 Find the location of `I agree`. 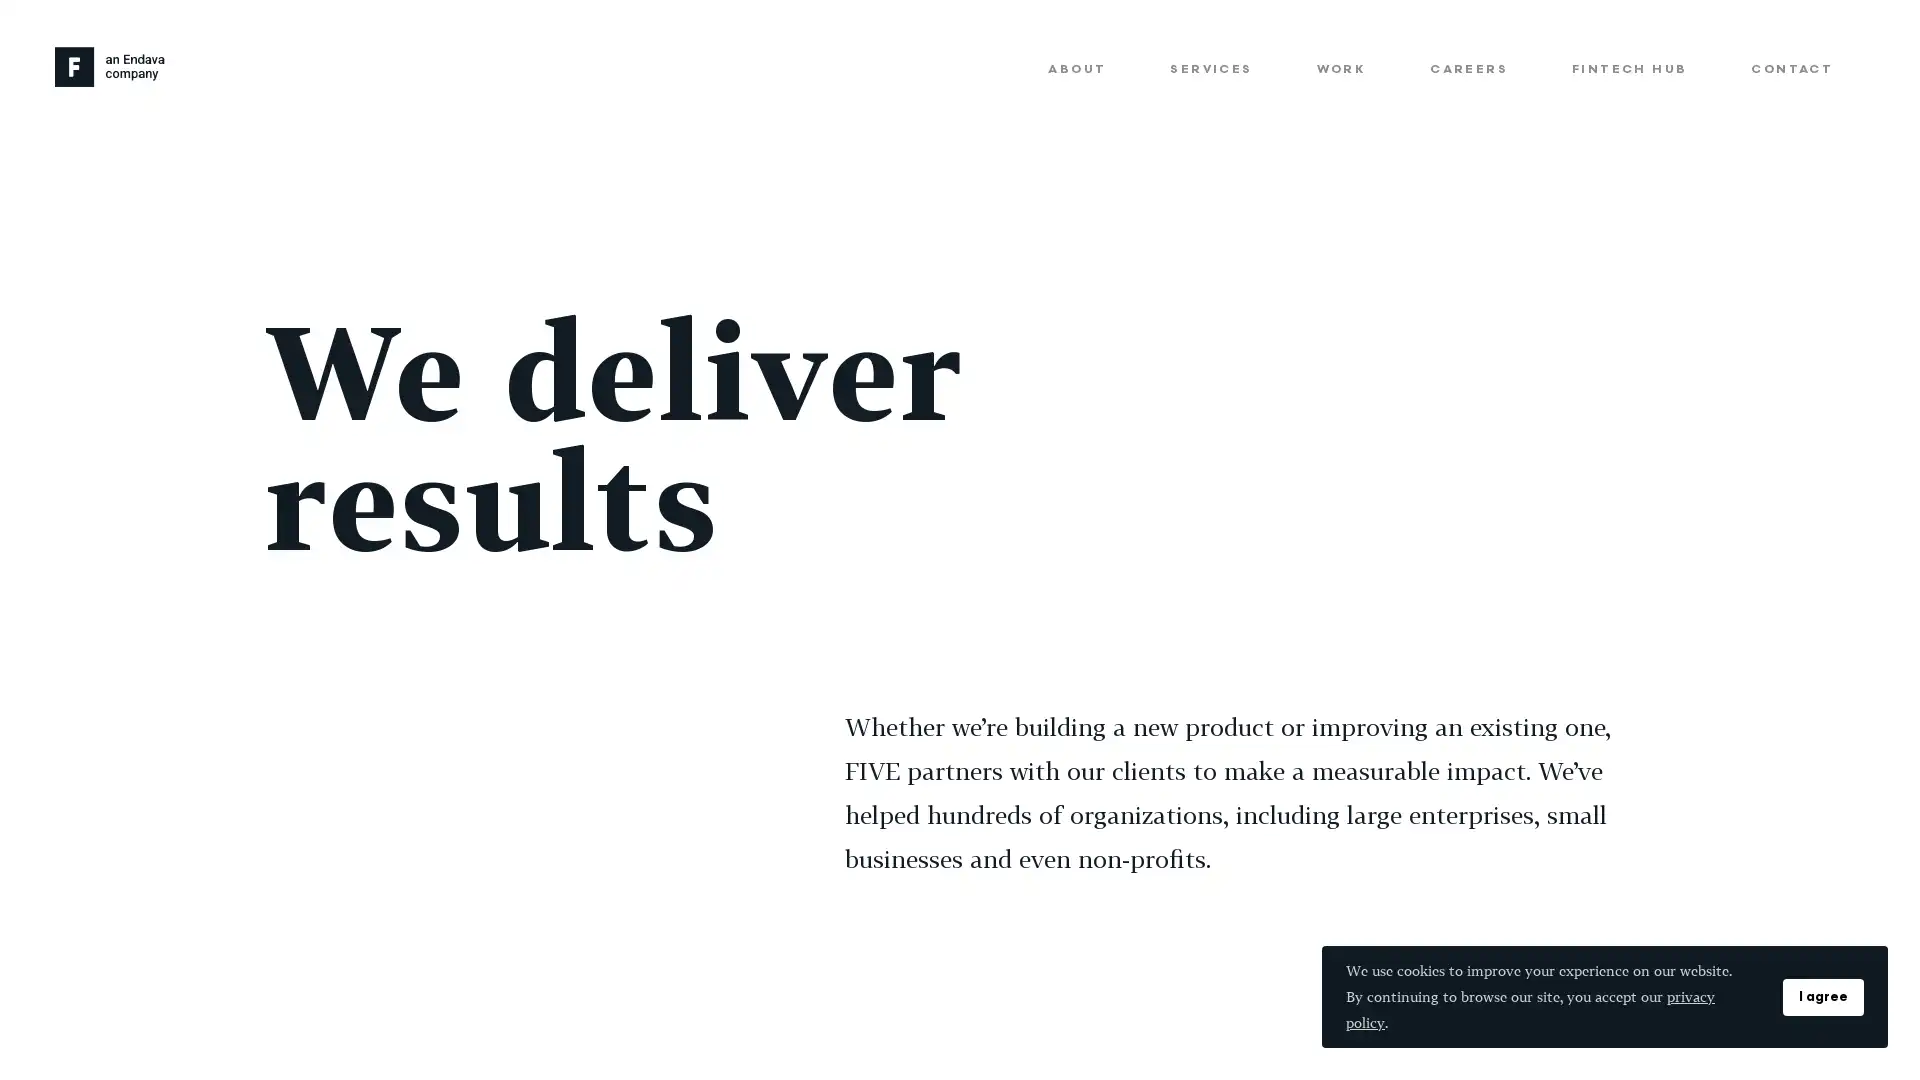

I agree is located at coordinates (1823, 996).